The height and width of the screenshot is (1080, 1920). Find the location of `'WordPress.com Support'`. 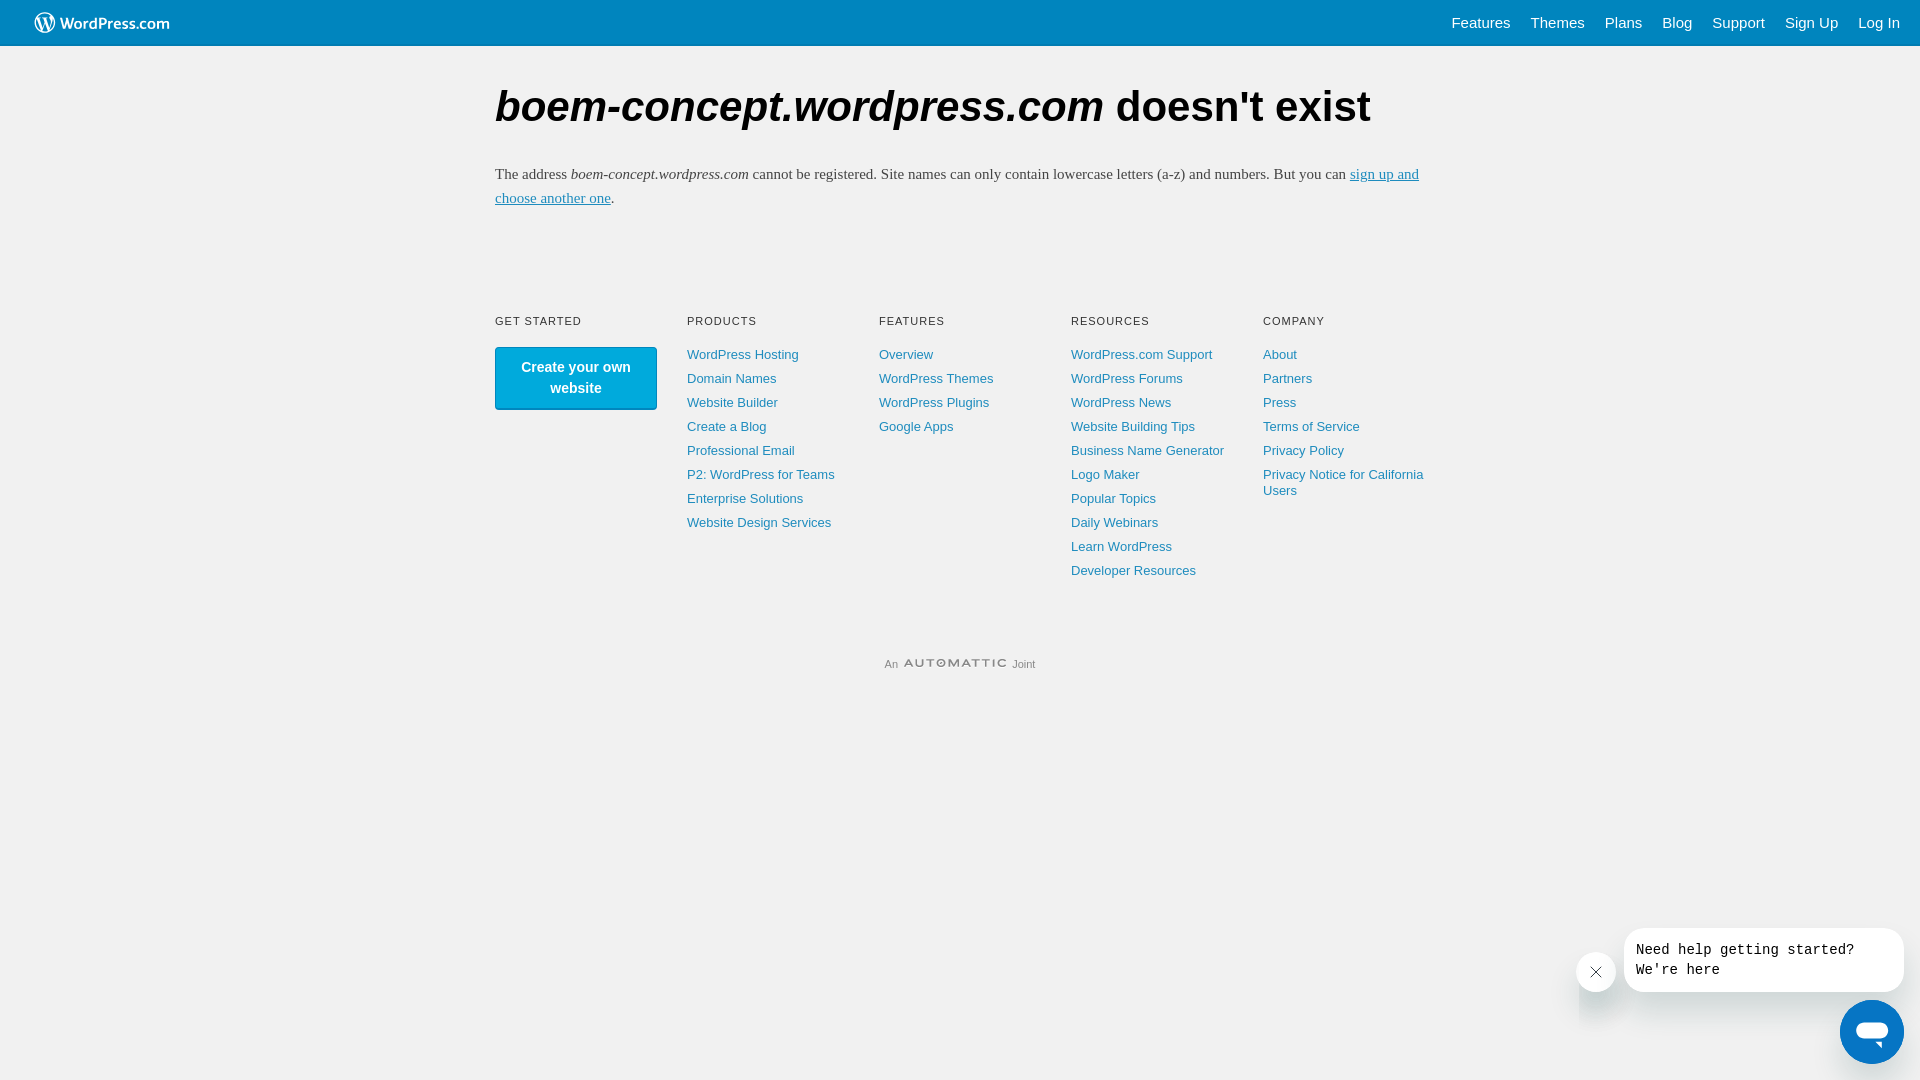

'WordPress.com Support' is located at coordinates (1069, 353).